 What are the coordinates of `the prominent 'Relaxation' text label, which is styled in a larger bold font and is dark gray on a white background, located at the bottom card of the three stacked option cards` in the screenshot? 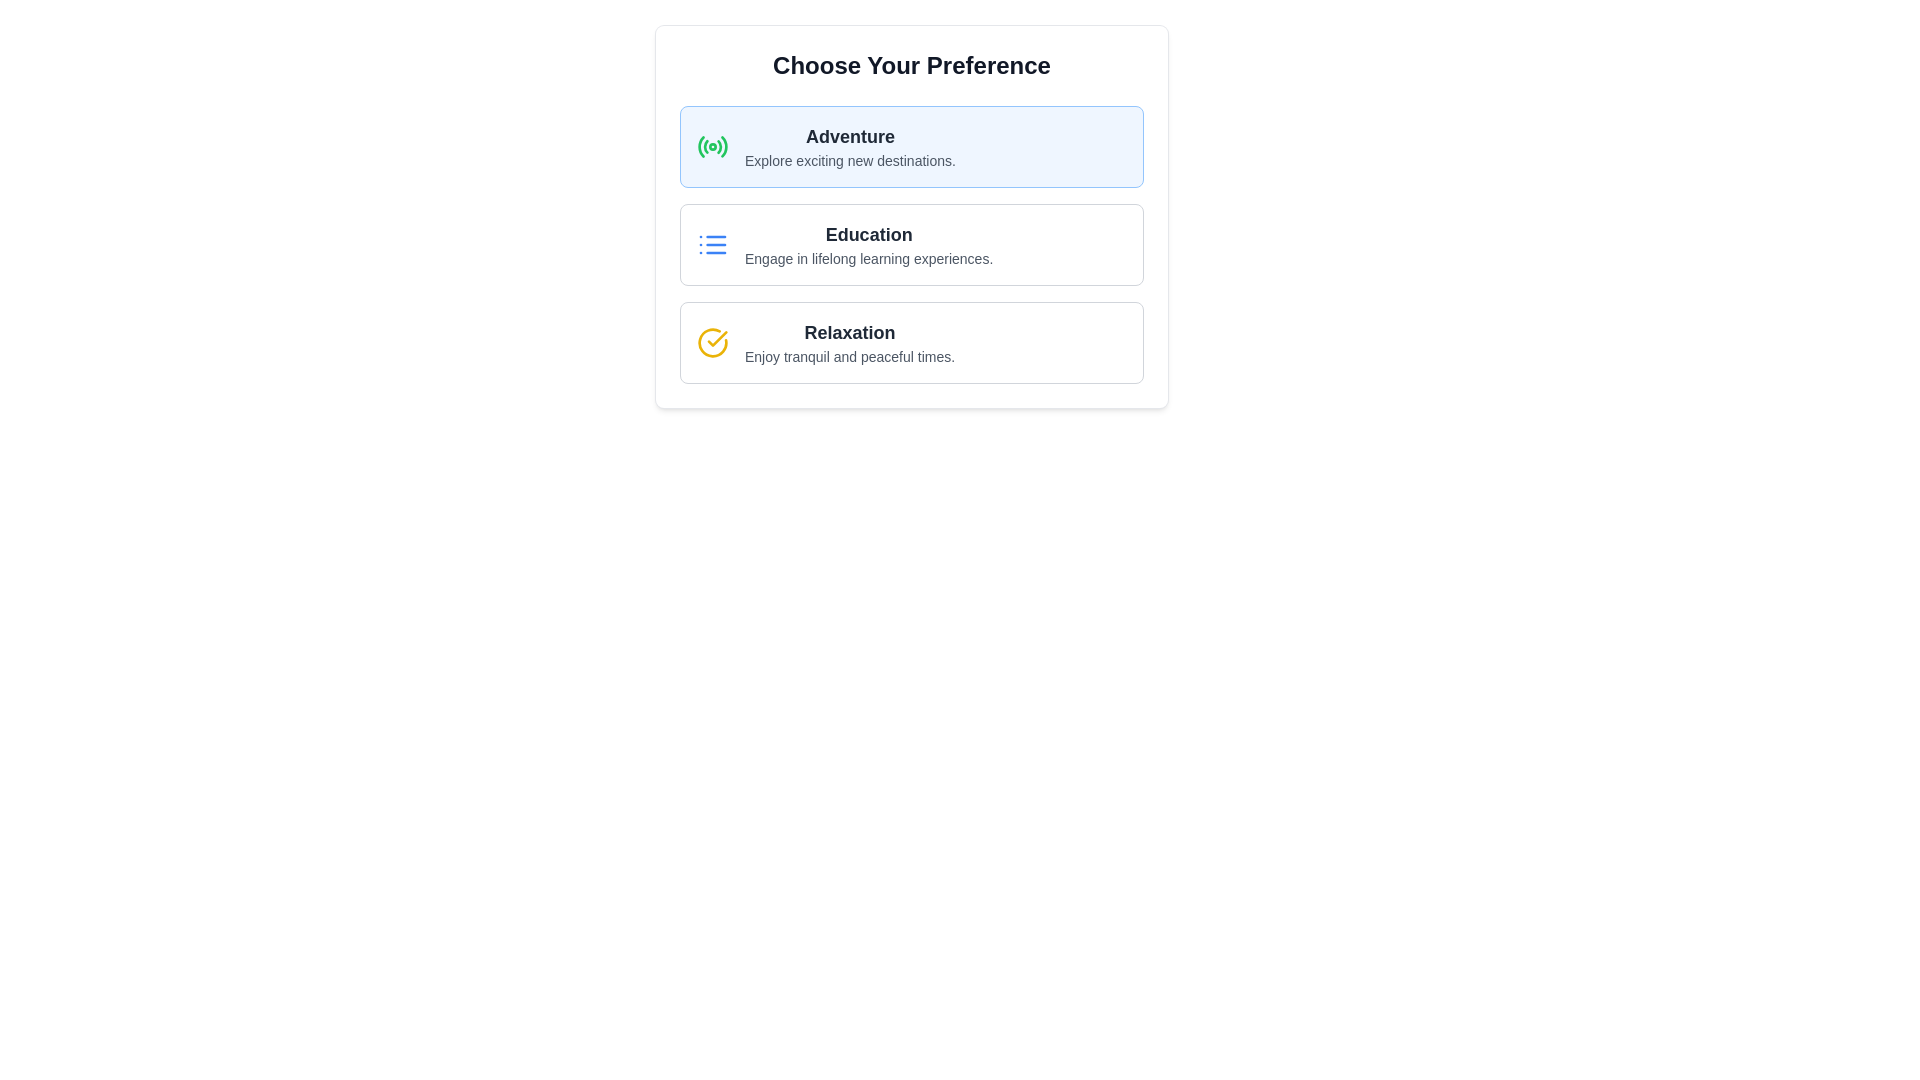 It's located at (849, 331).